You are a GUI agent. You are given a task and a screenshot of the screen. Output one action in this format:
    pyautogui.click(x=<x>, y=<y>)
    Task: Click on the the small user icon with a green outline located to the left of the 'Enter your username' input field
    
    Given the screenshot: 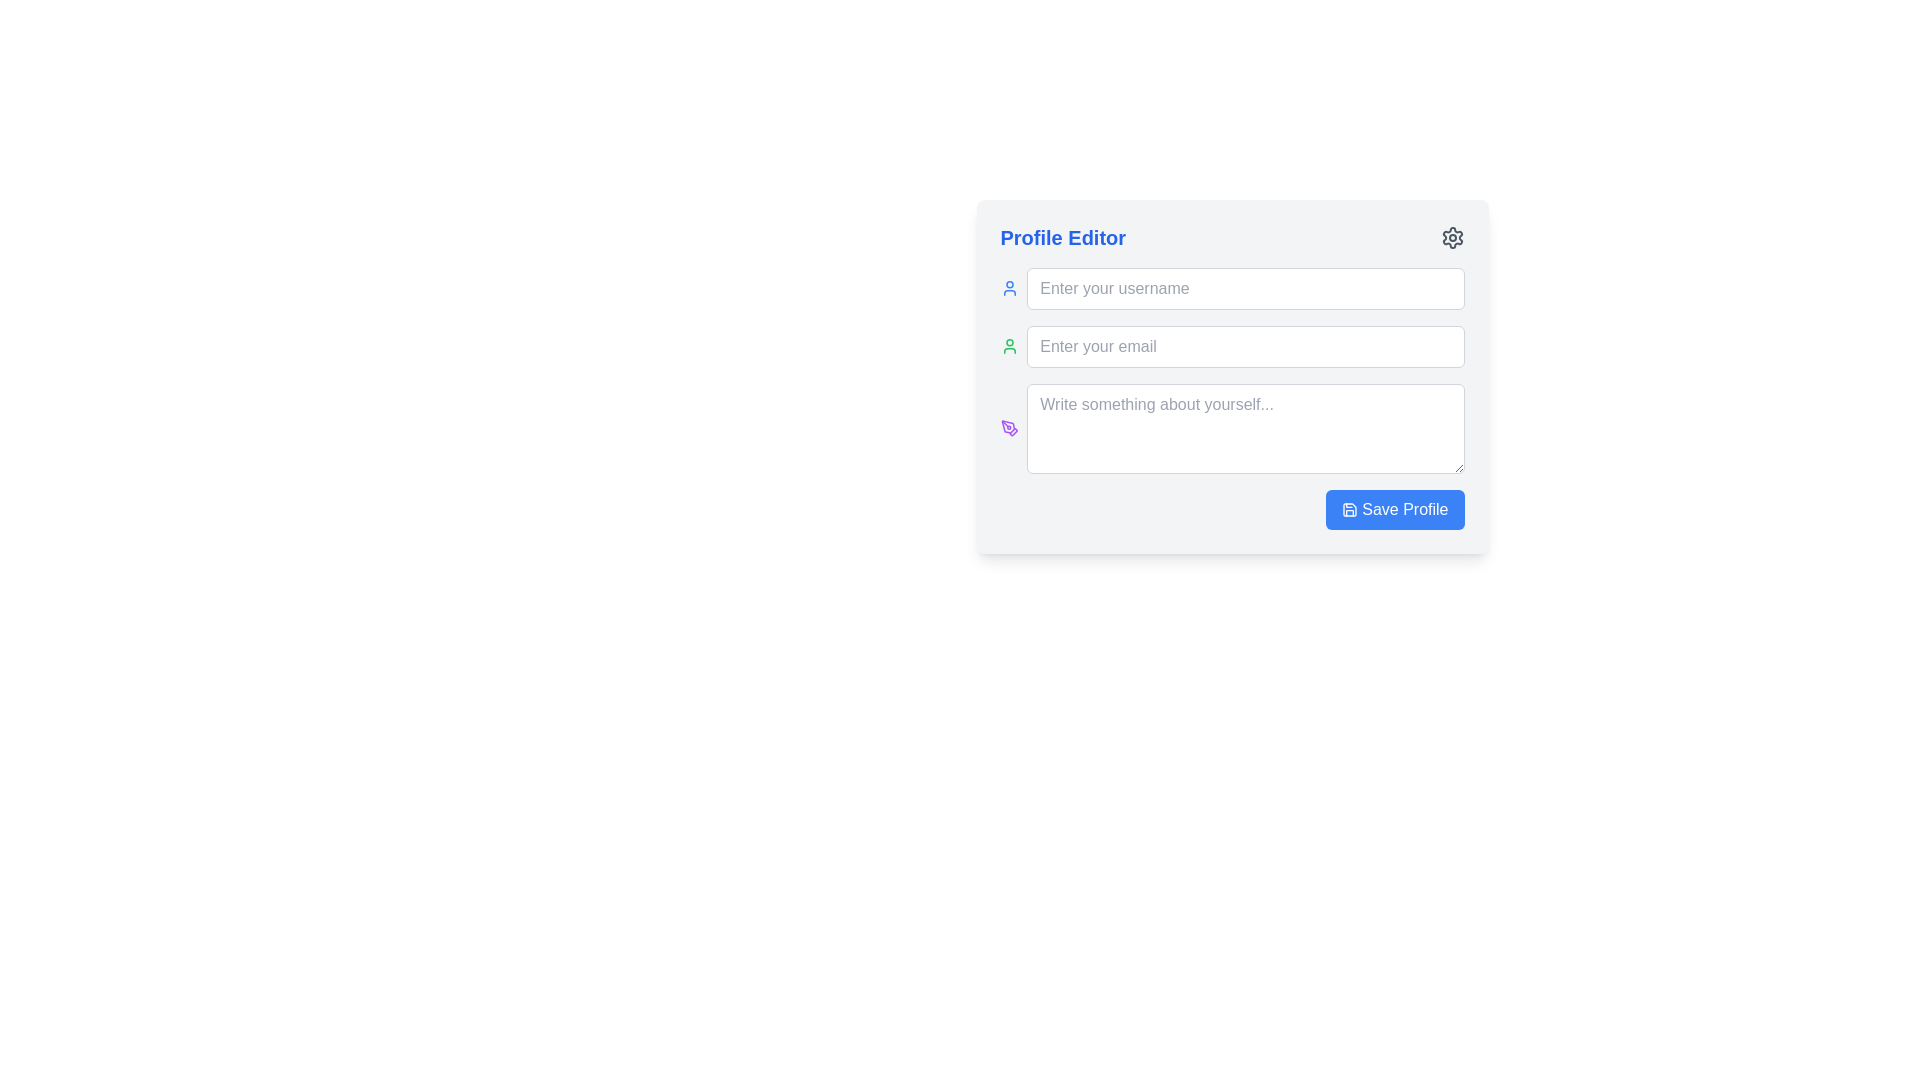 What is the action you would take?
    pyautogui.click(x=1009, y=346)
    